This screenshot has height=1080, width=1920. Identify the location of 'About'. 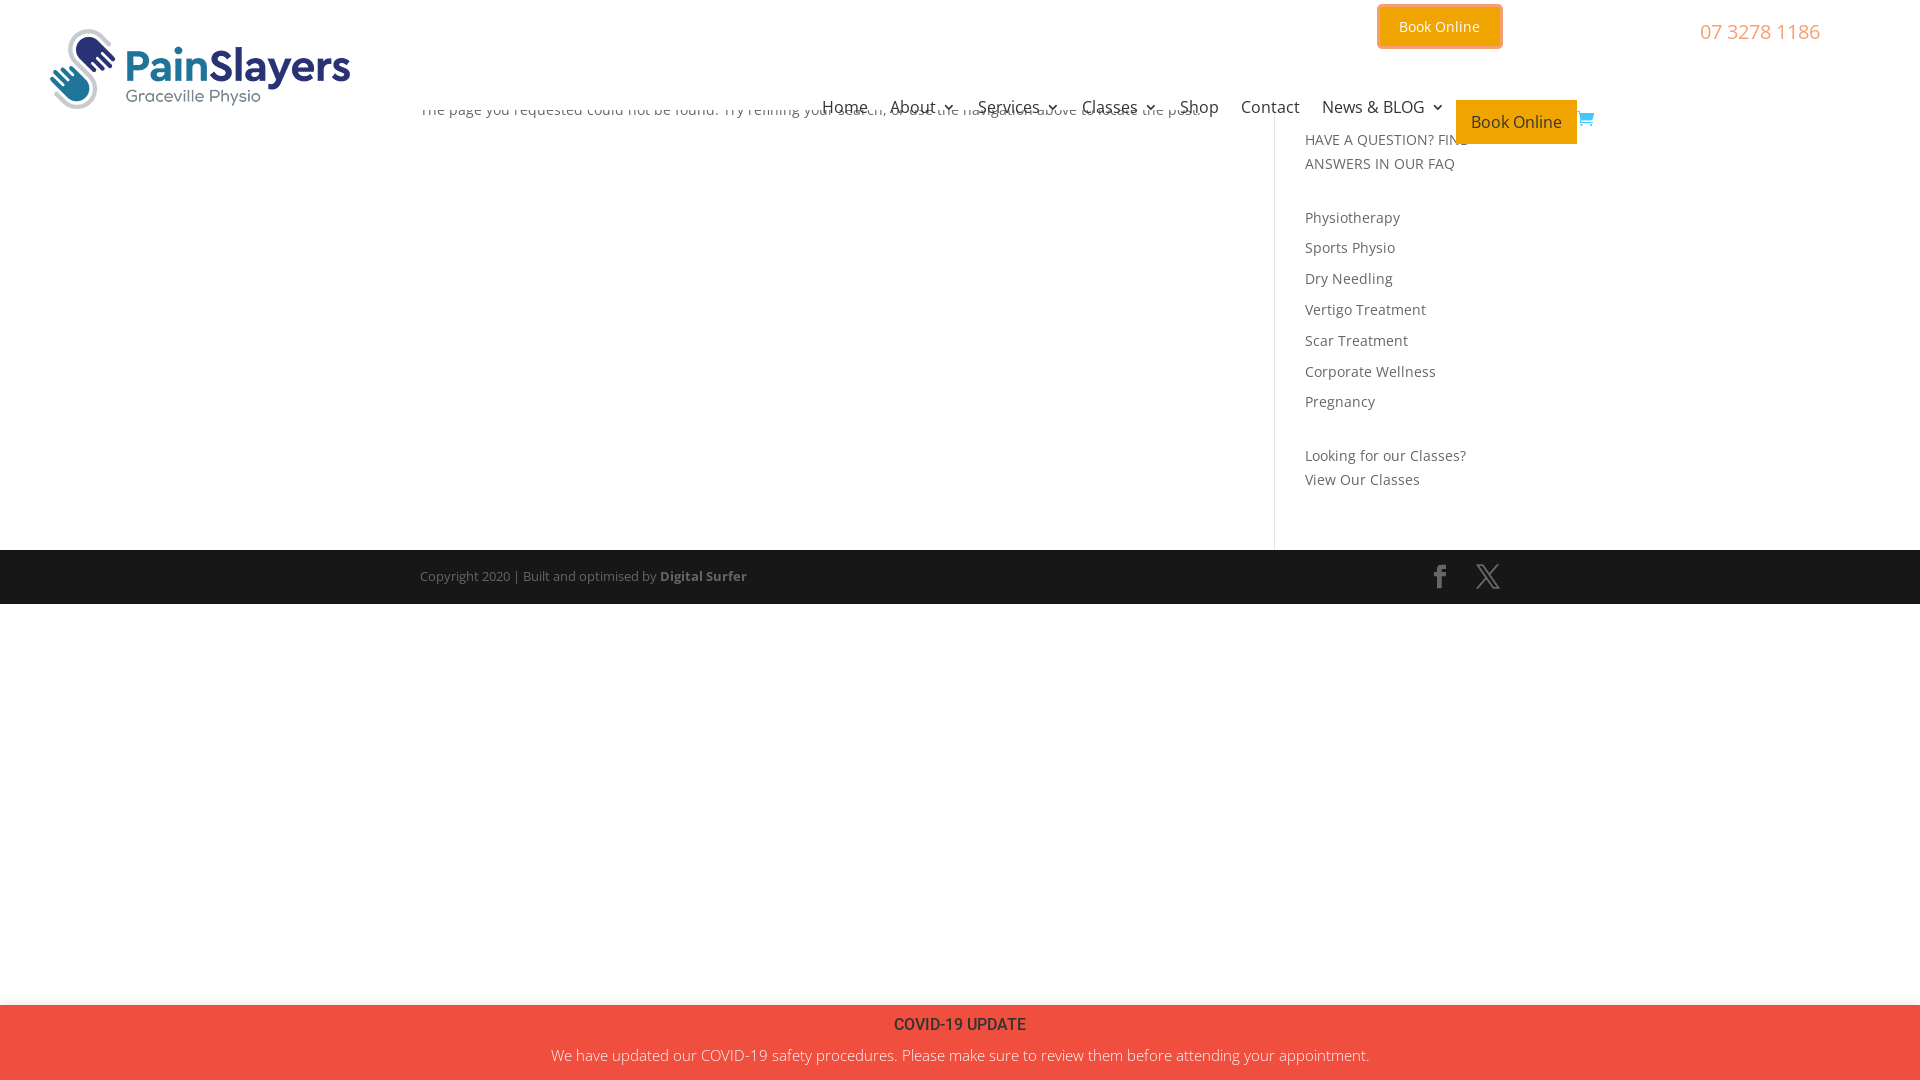
(921, 122).